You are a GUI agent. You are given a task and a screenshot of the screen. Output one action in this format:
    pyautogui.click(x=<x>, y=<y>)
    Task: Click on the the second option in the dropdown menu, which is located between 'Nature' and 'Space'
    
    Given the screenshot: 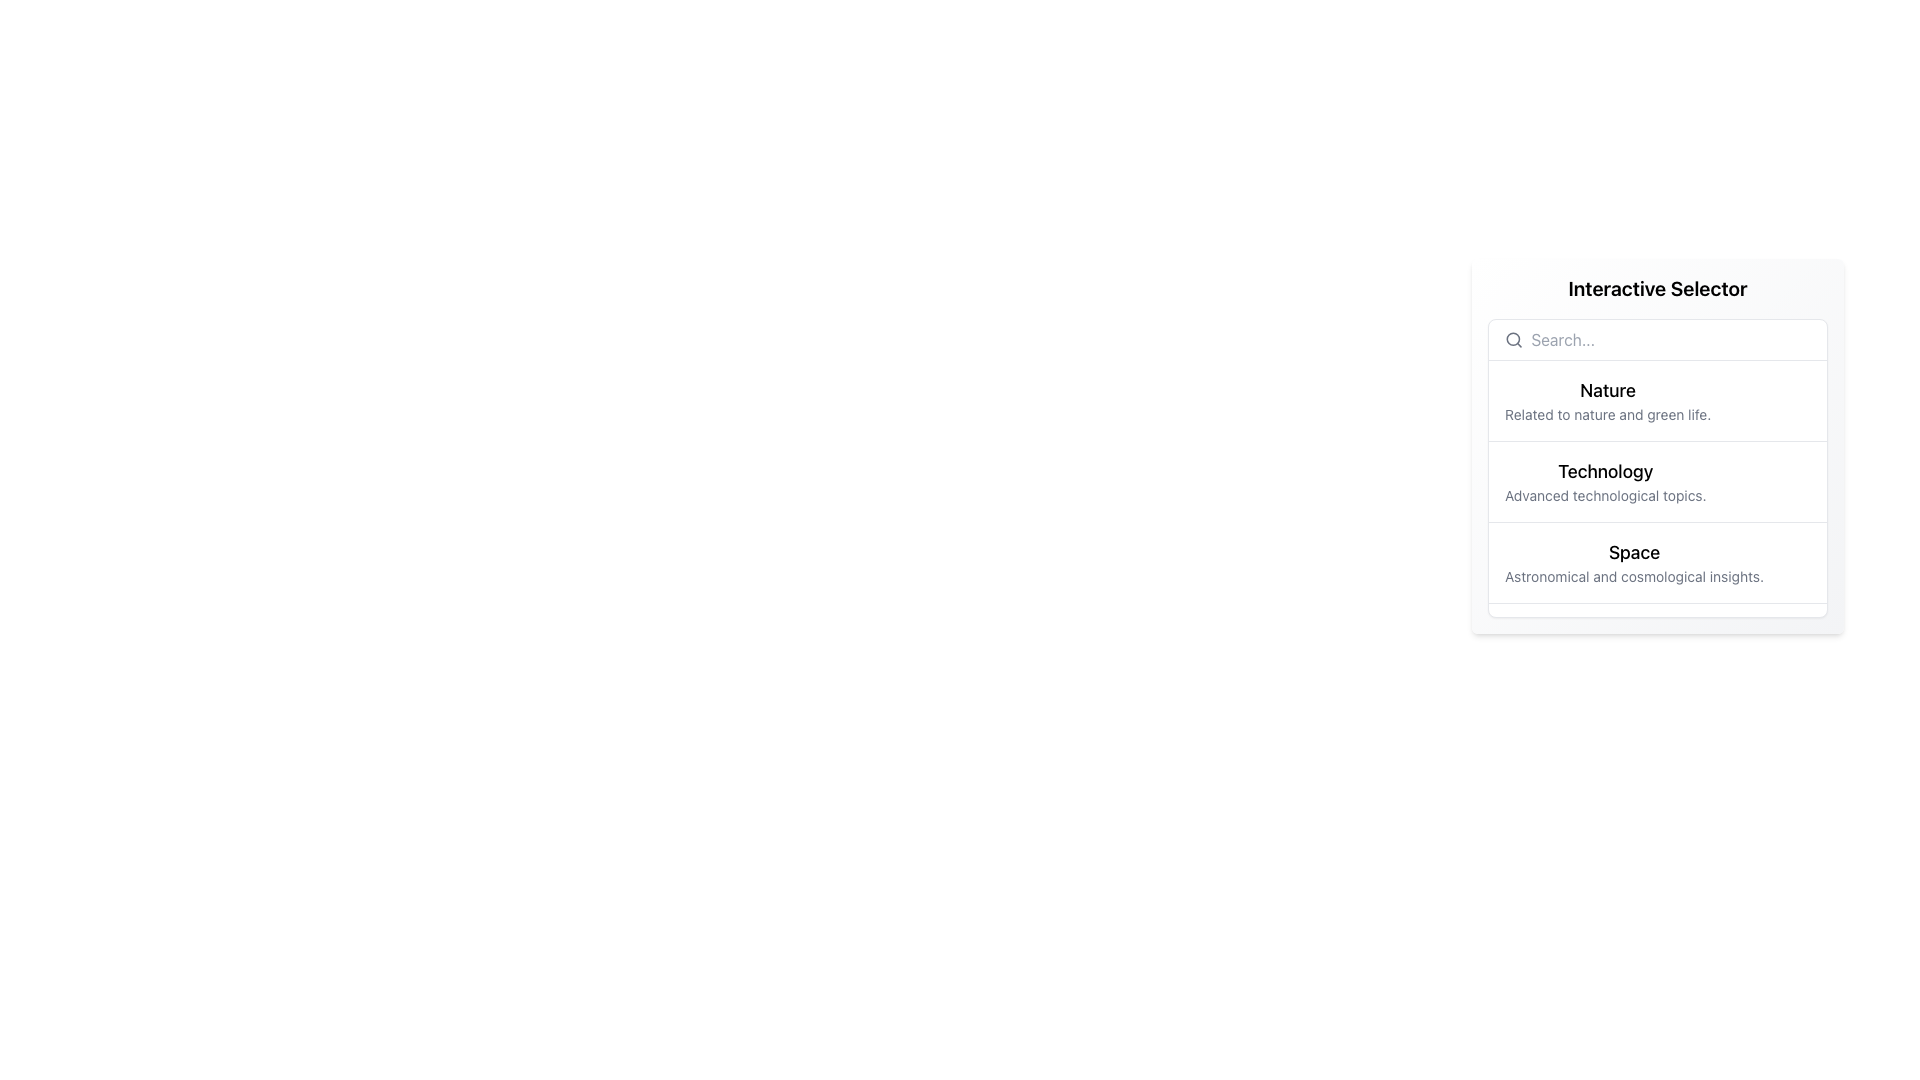 What is the action you would take?
    pyautogui.click(x=1657, y=489)
    